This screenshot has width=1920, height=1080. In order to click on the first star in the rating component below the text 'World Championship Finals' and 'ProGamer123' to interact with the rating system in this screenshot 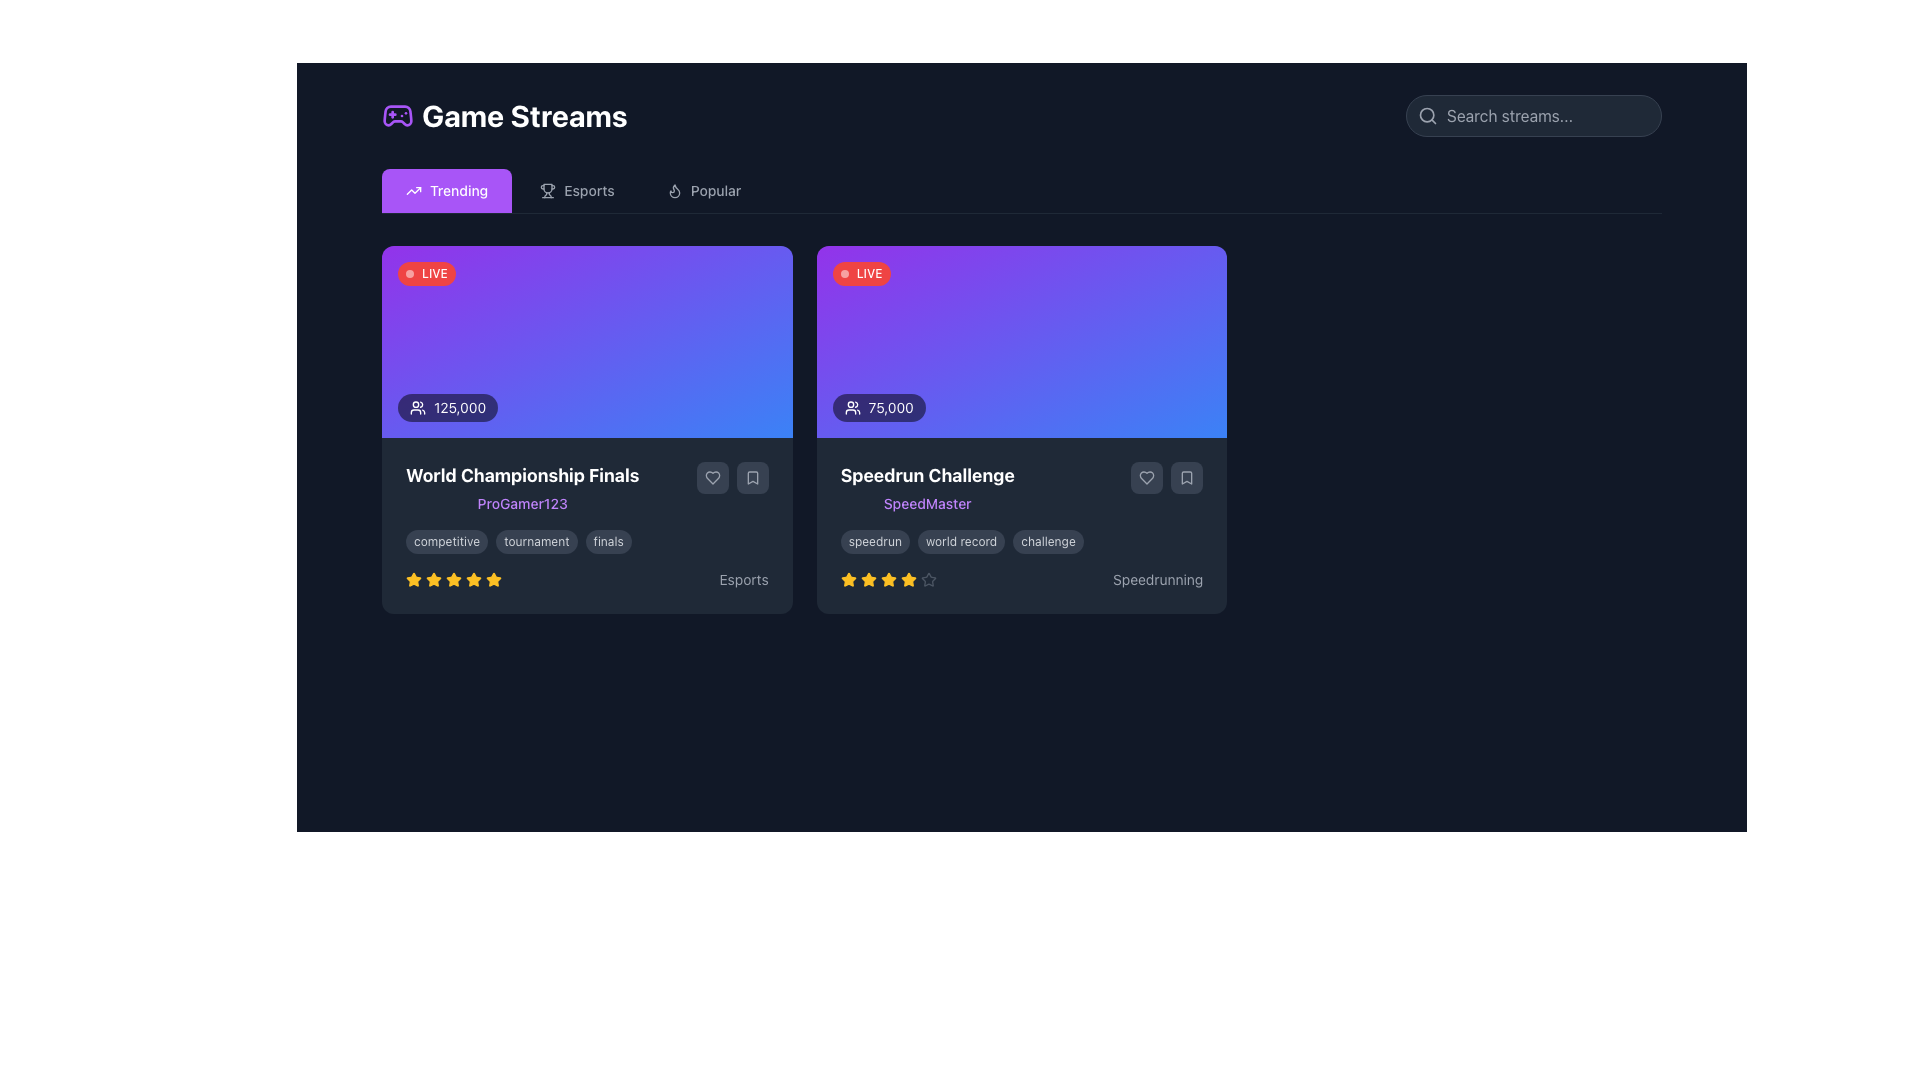, I will do `click(453, 579)`.